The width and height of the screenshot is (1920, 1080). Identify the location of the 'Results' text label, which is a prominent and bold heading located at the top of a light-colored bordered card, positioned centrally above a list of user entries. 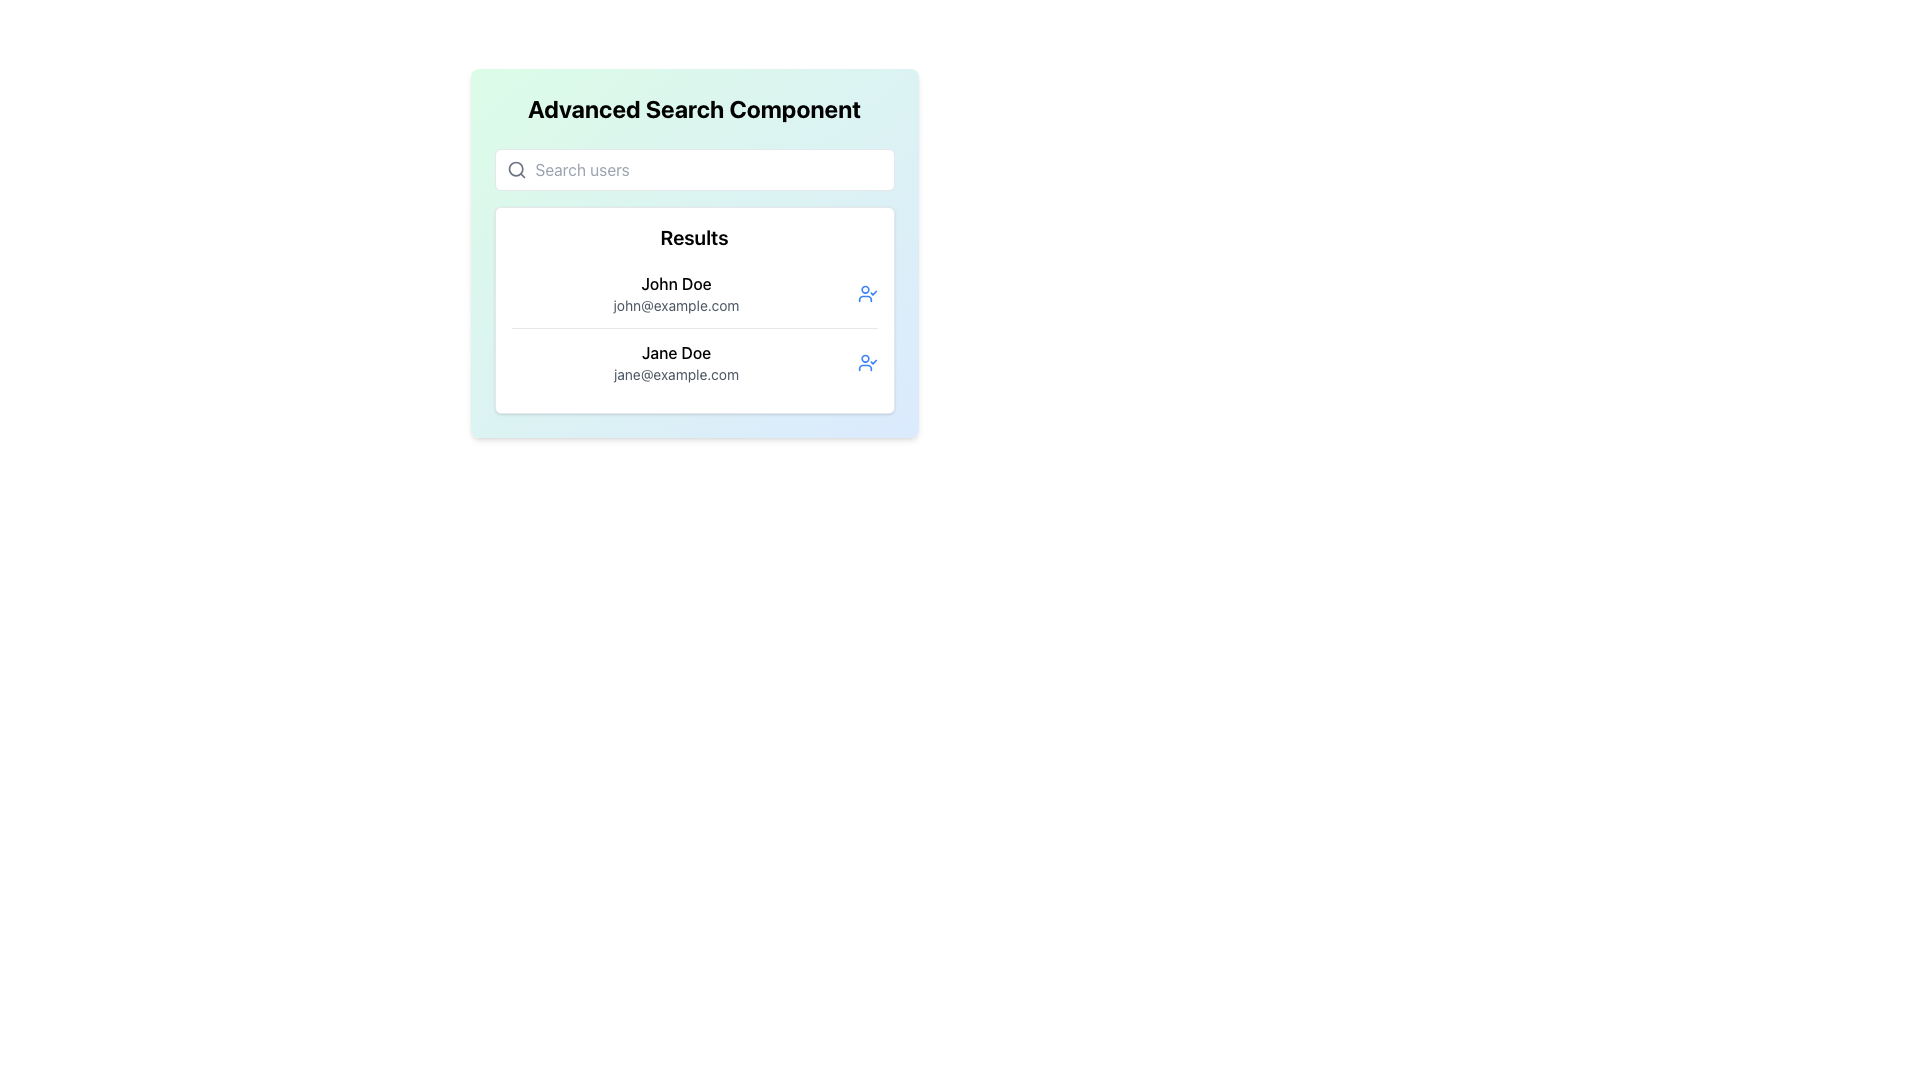
(694, 237).